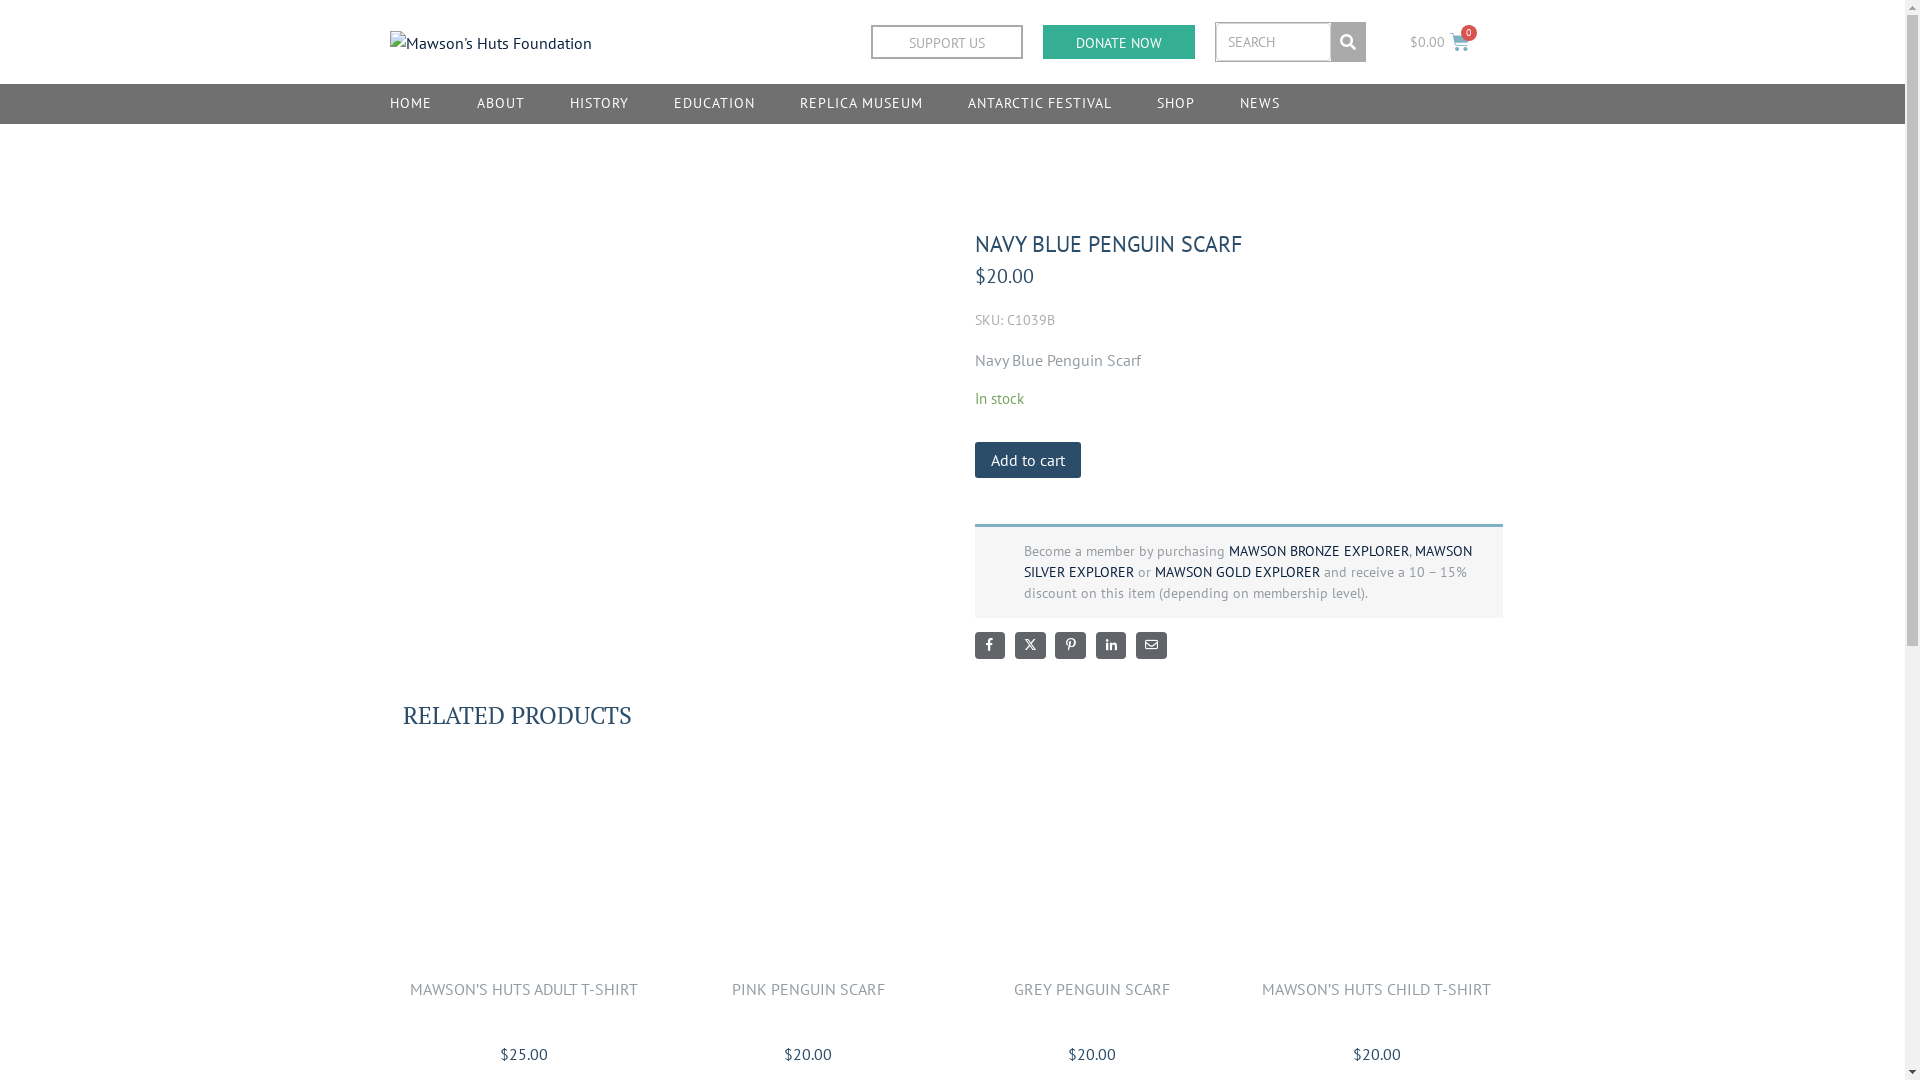 The image size is (1920, 1080). What do you see at coordinates (1235, 571) in the screenshot?
I see `'MAWSON GOLD EXPLORER'` at bounding box center [1235, 571].